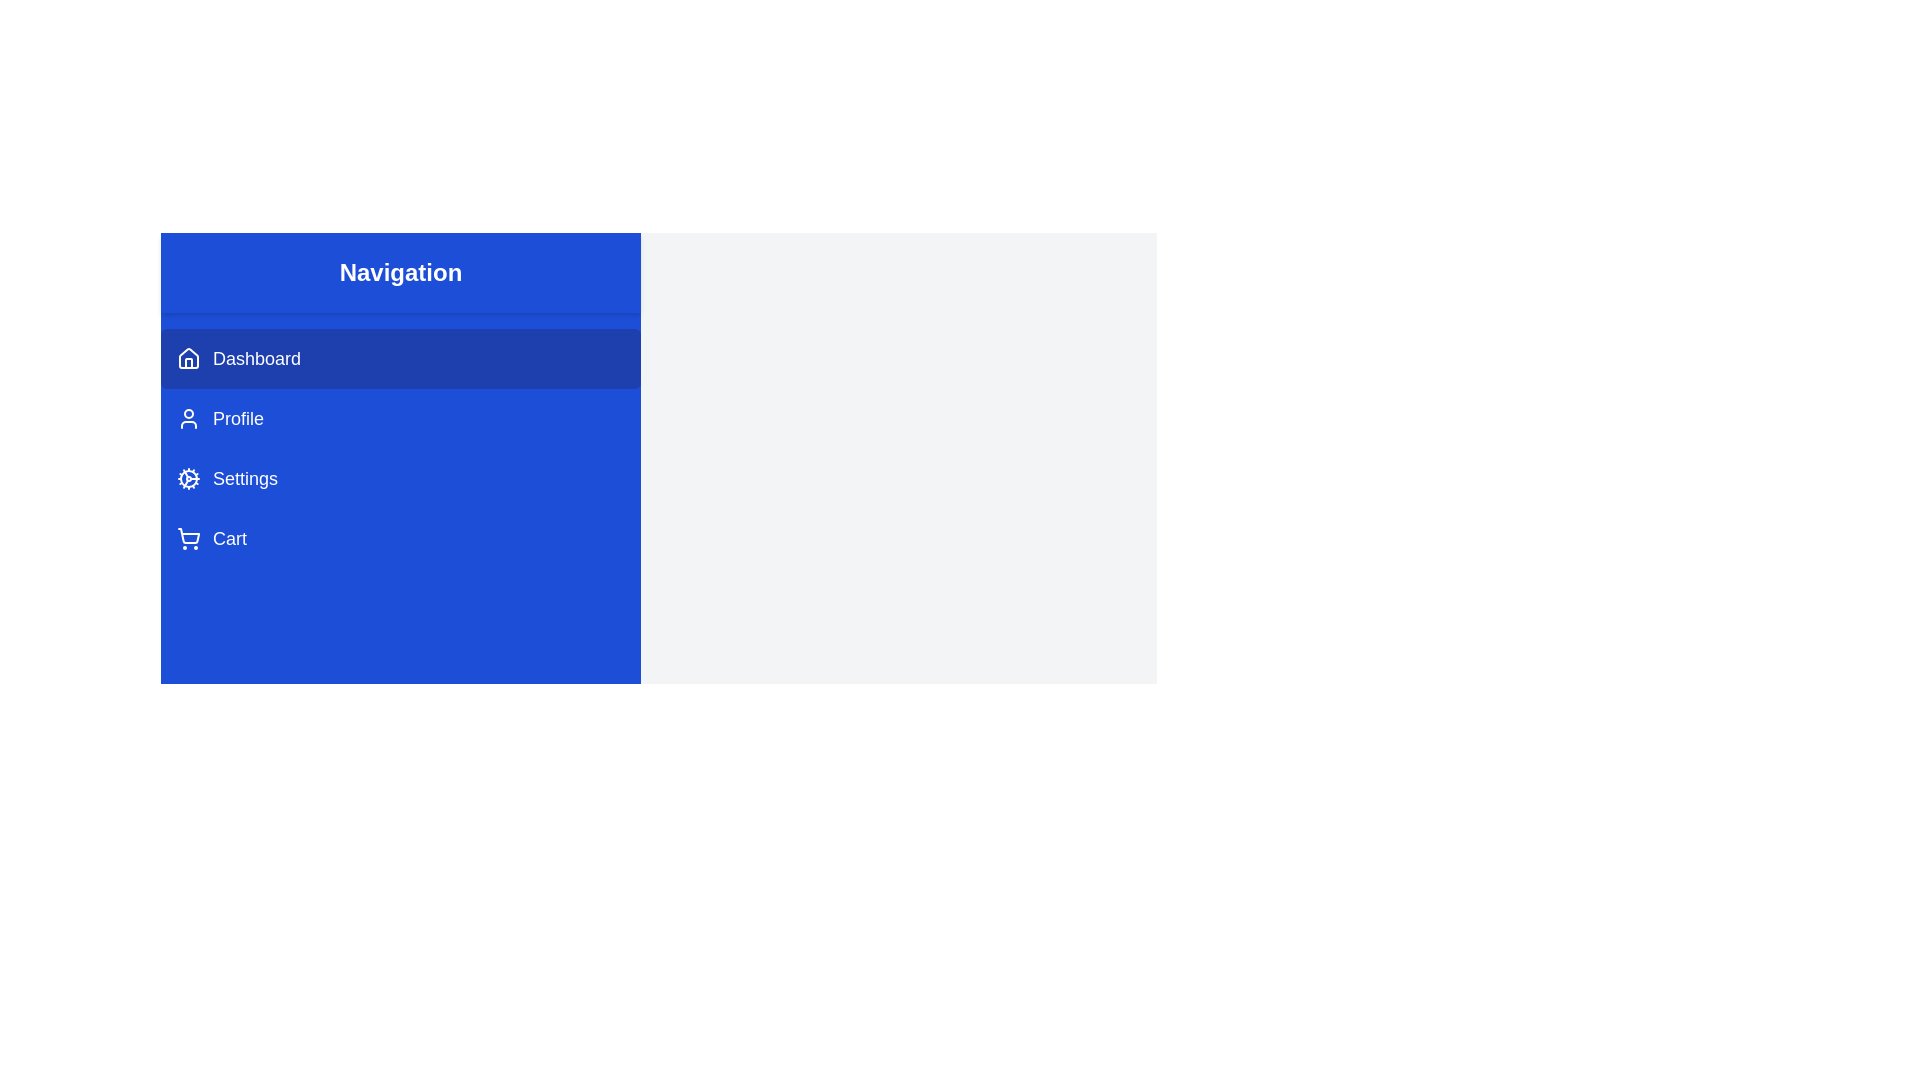 The width and height of the screenshot is (1920, 1080). Describe the element at coordinates (188, 538) in the screenshot. I see `the 'Cart' icon in the left navigation menu, which is positioned under 'Dashboard', 'Profile', and 'Settings', and is the first icon to the left of the 'Cart' label` at that location.